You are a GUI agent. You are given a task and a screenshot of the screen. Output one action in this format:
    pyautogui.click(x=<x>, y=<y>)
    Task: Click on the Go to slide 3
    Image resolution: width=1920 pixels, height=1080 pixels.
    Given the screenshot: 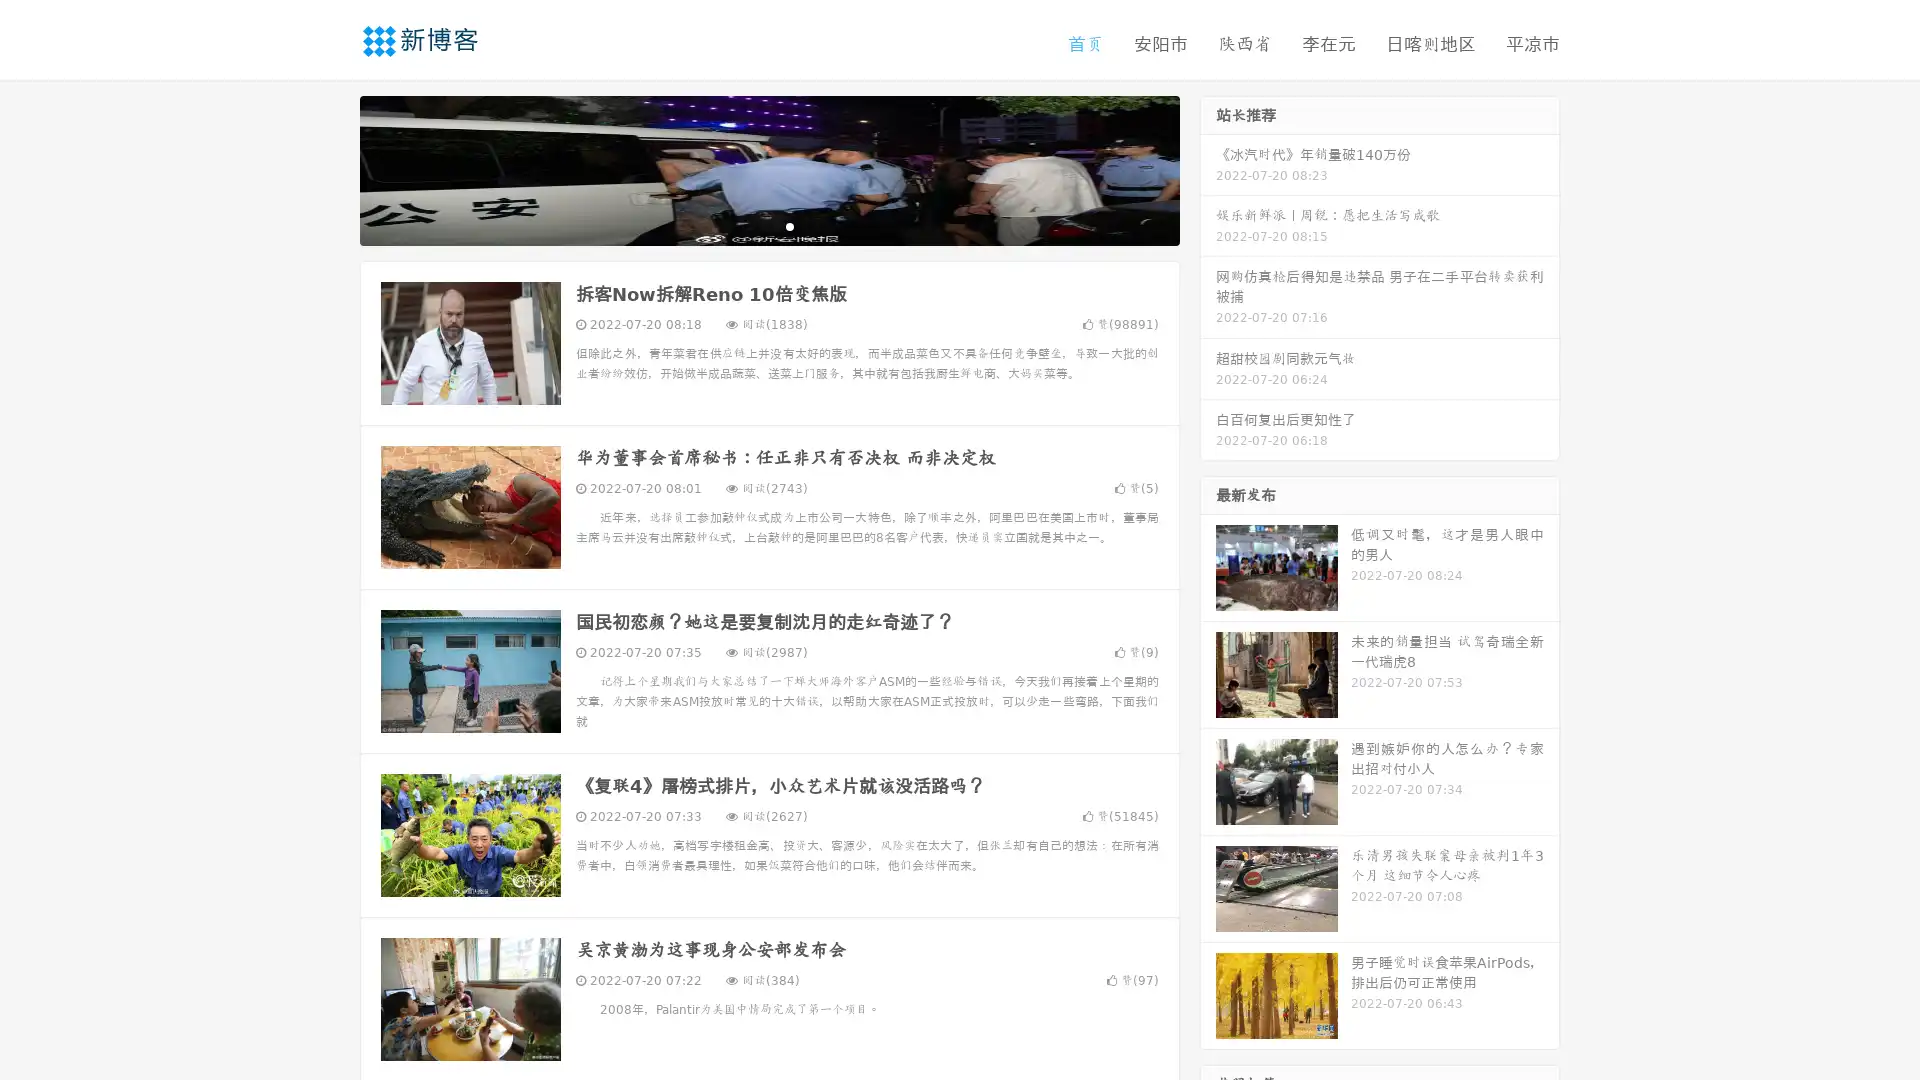 What is the action you would take?
    pyautogui.click(x=789, y=225)
    